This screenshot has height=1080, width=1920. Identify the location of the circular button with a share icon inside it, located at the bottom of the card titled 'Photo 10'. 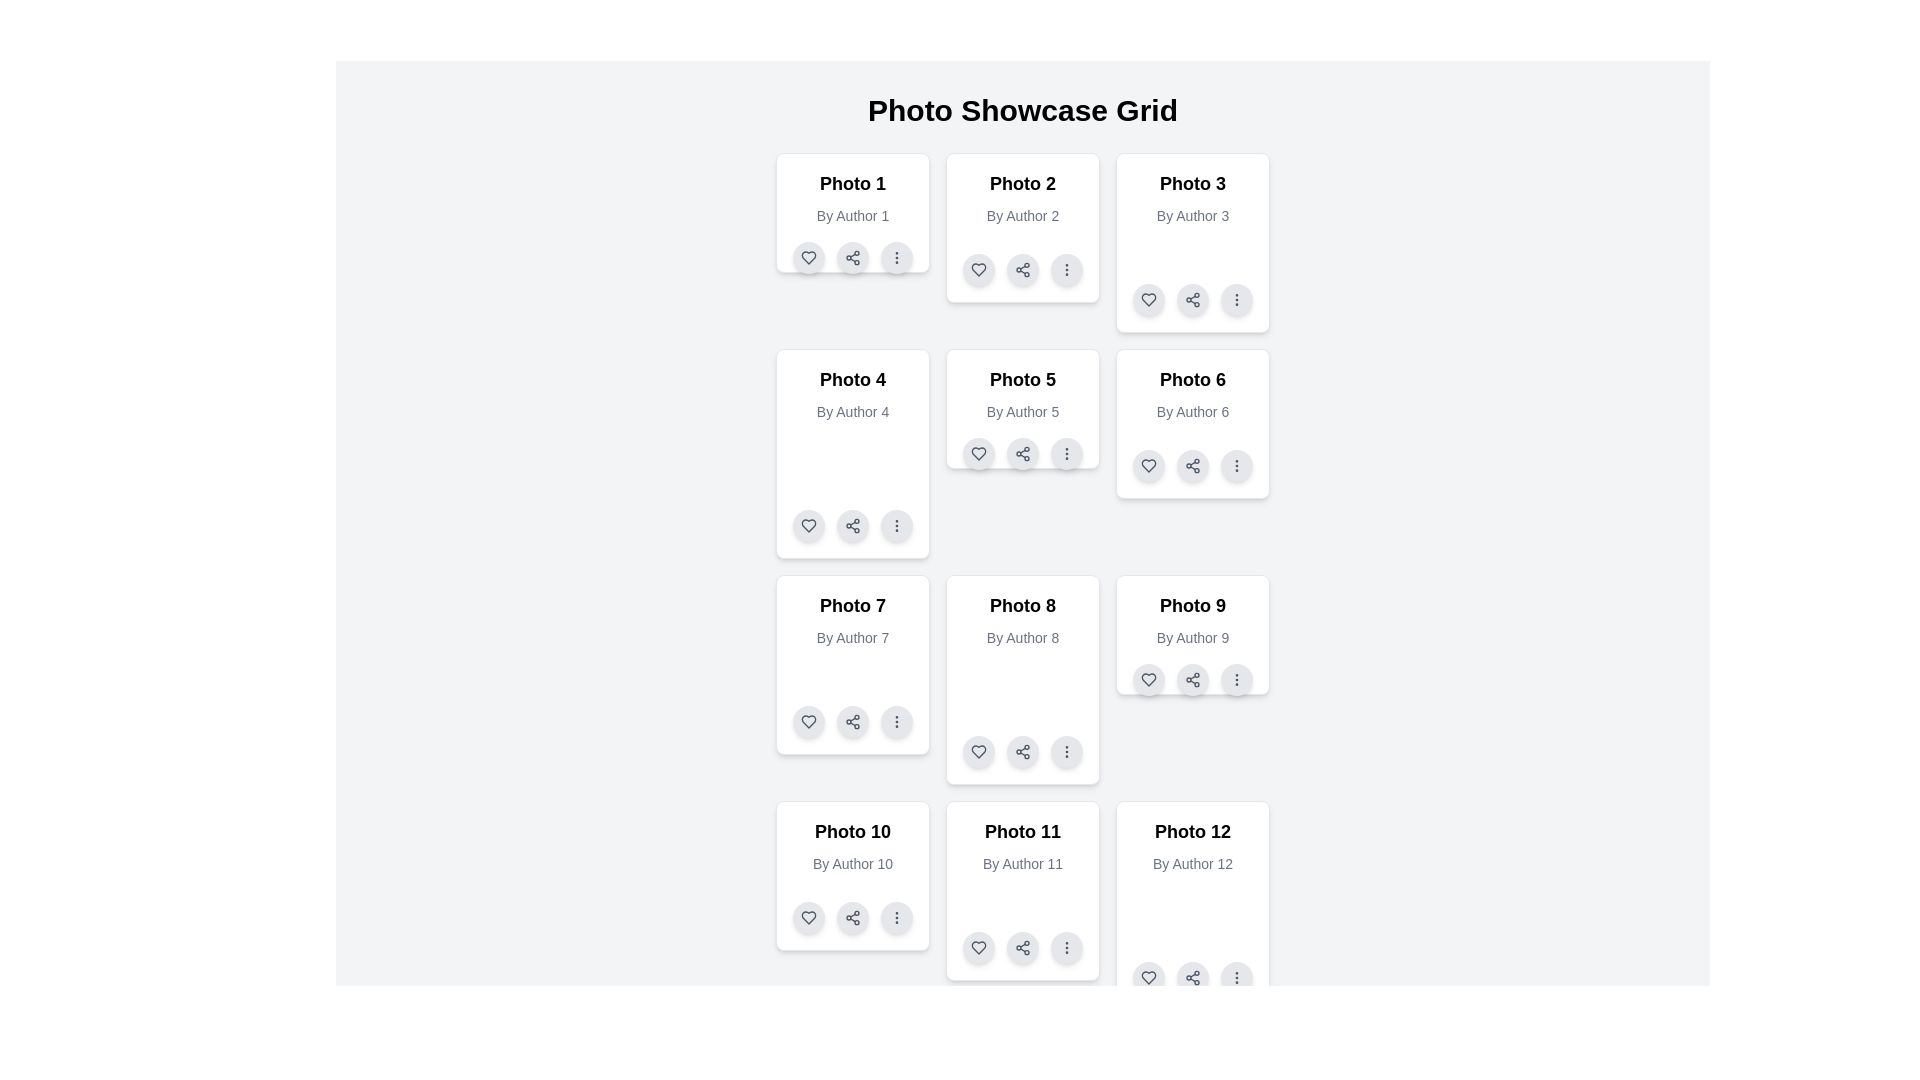
(853, 918).